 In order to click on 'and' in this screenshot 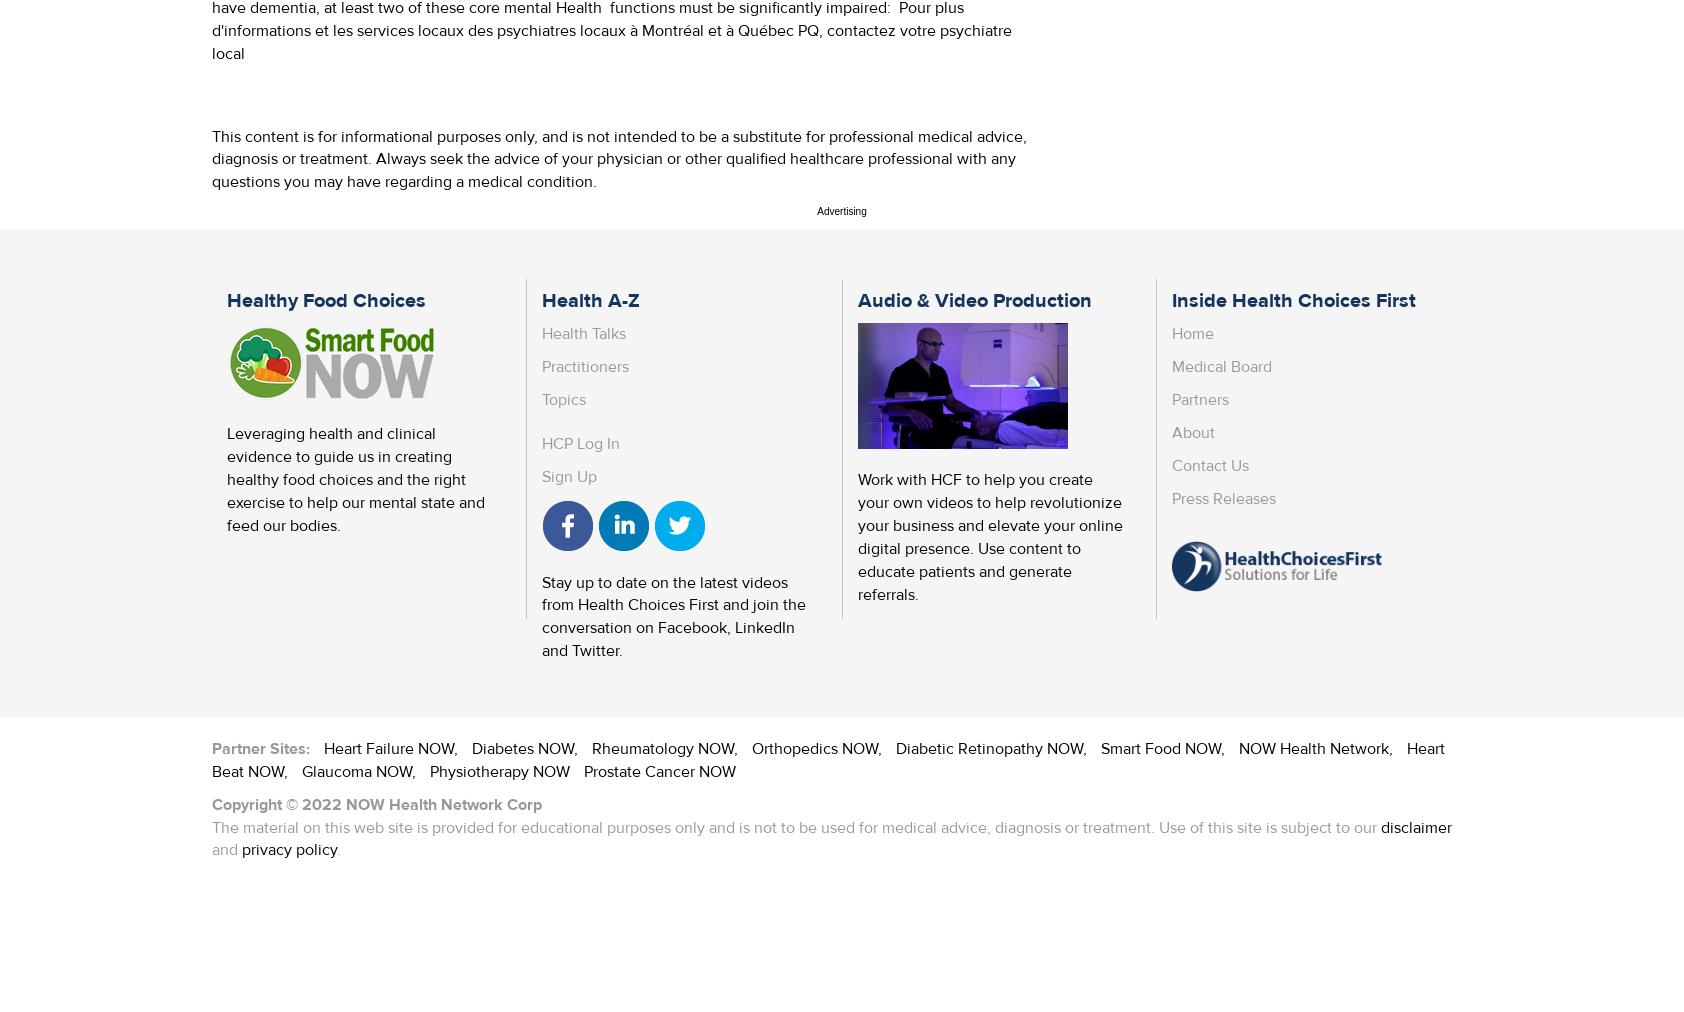, I will do `click(212, 848)`.